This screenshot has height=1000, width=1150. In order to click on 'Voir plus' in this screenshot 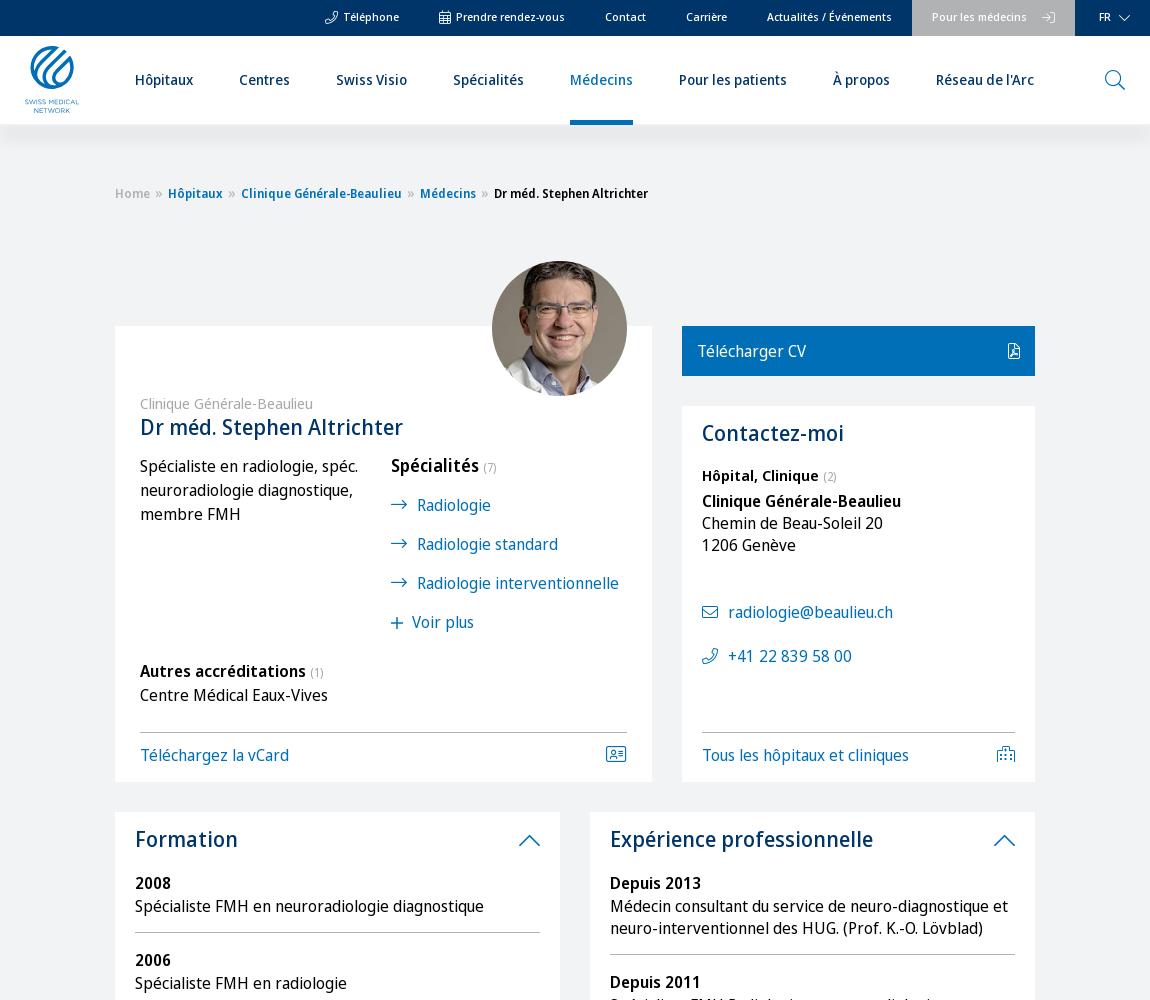, I will do `click(441, 621)`.